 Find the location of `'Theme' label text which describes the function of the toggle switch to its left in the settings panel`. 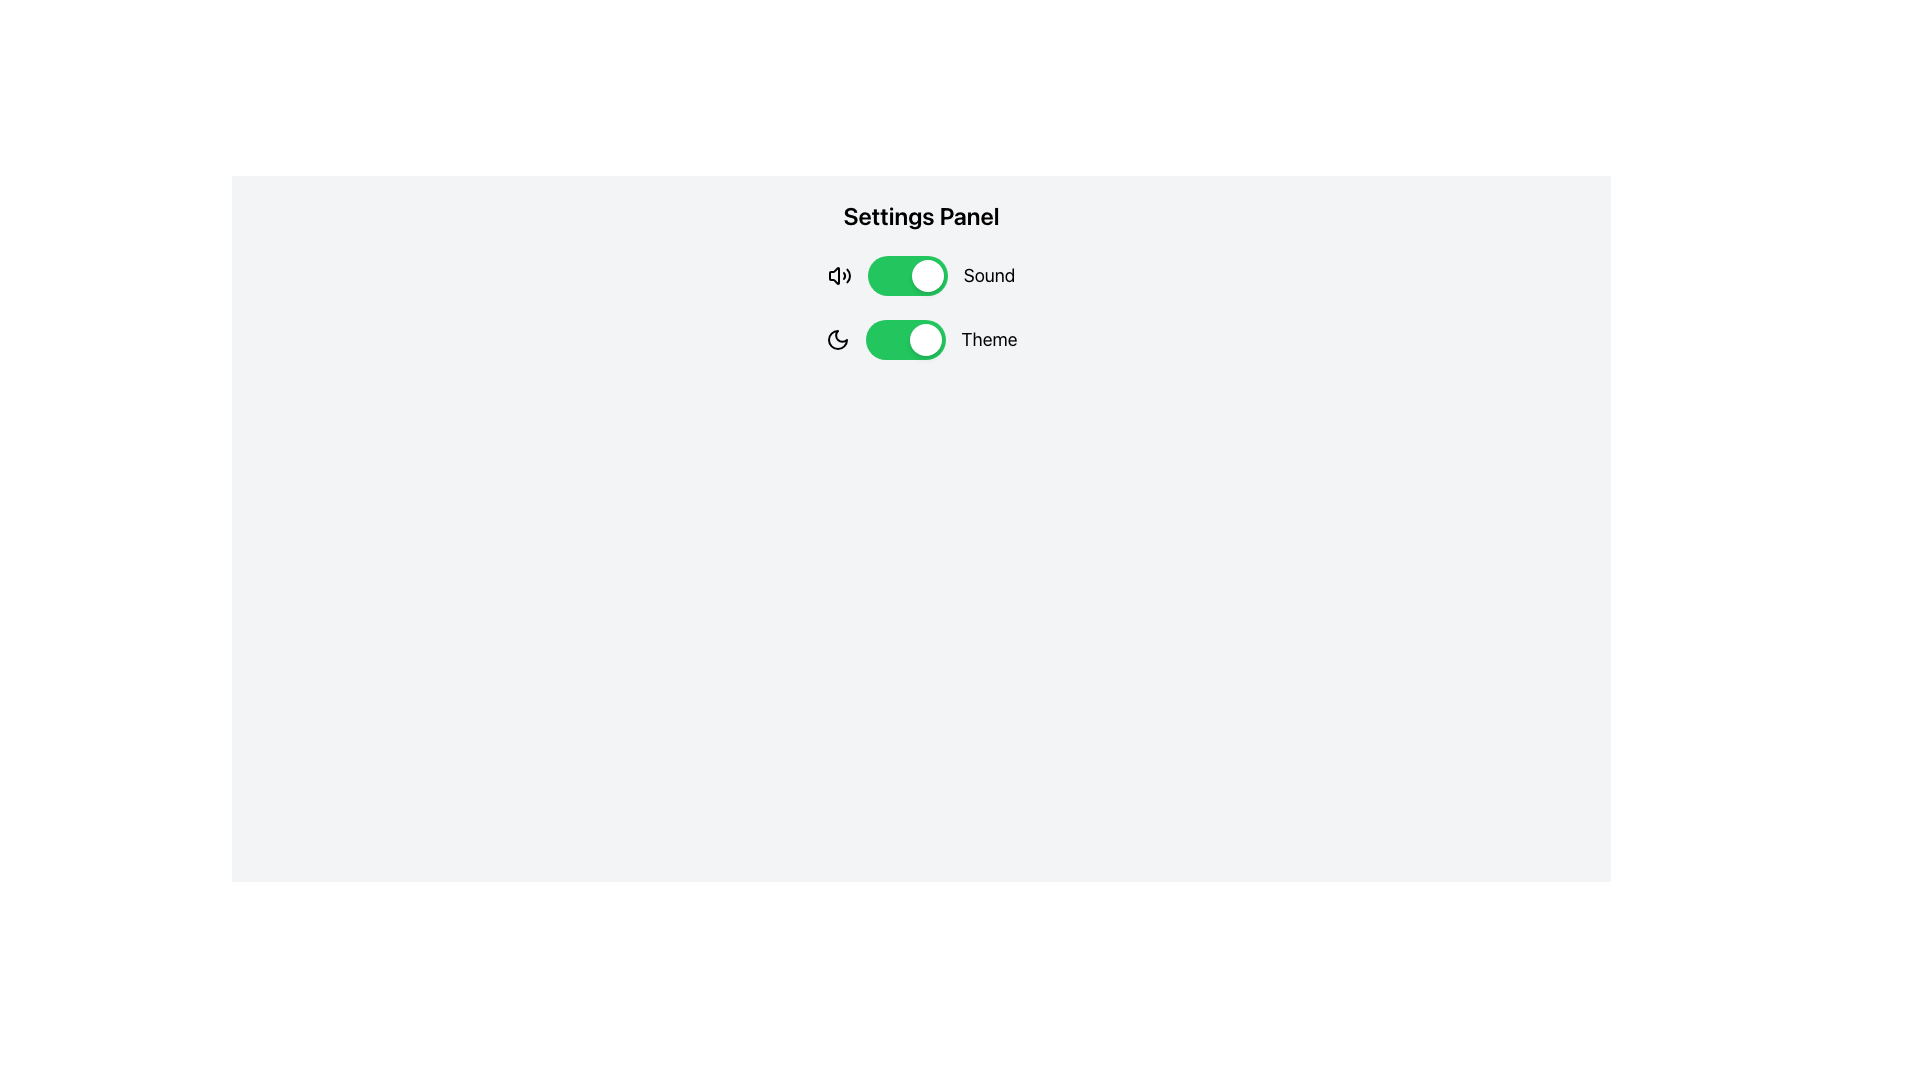

'Theme' label text which describes the function of the toggle switch to its left in the settings panel is located at coordinates (989, 338).